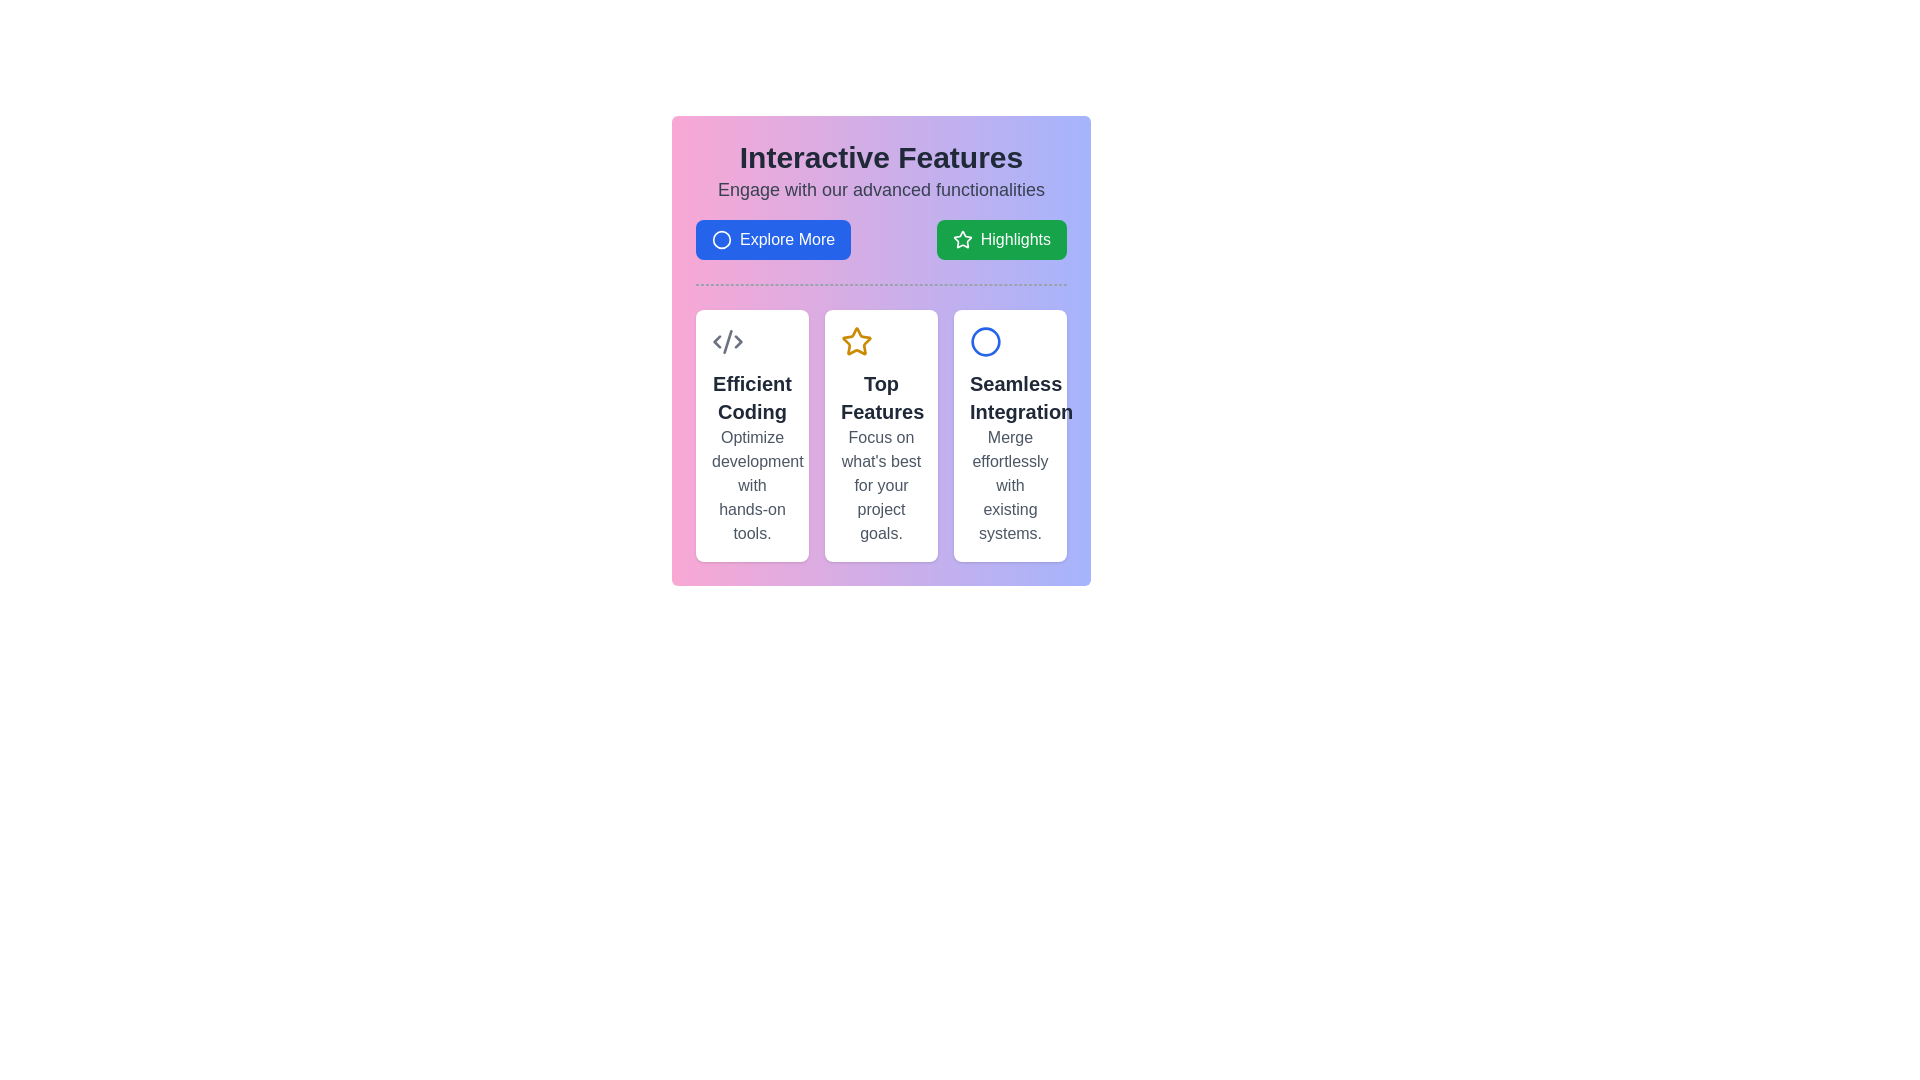  I want to click on the text header 'Seamless Integration' which is styled in bold and larger font size, located in the rightmost card of the third column, below a blue circular icon, so click(1010, 397).